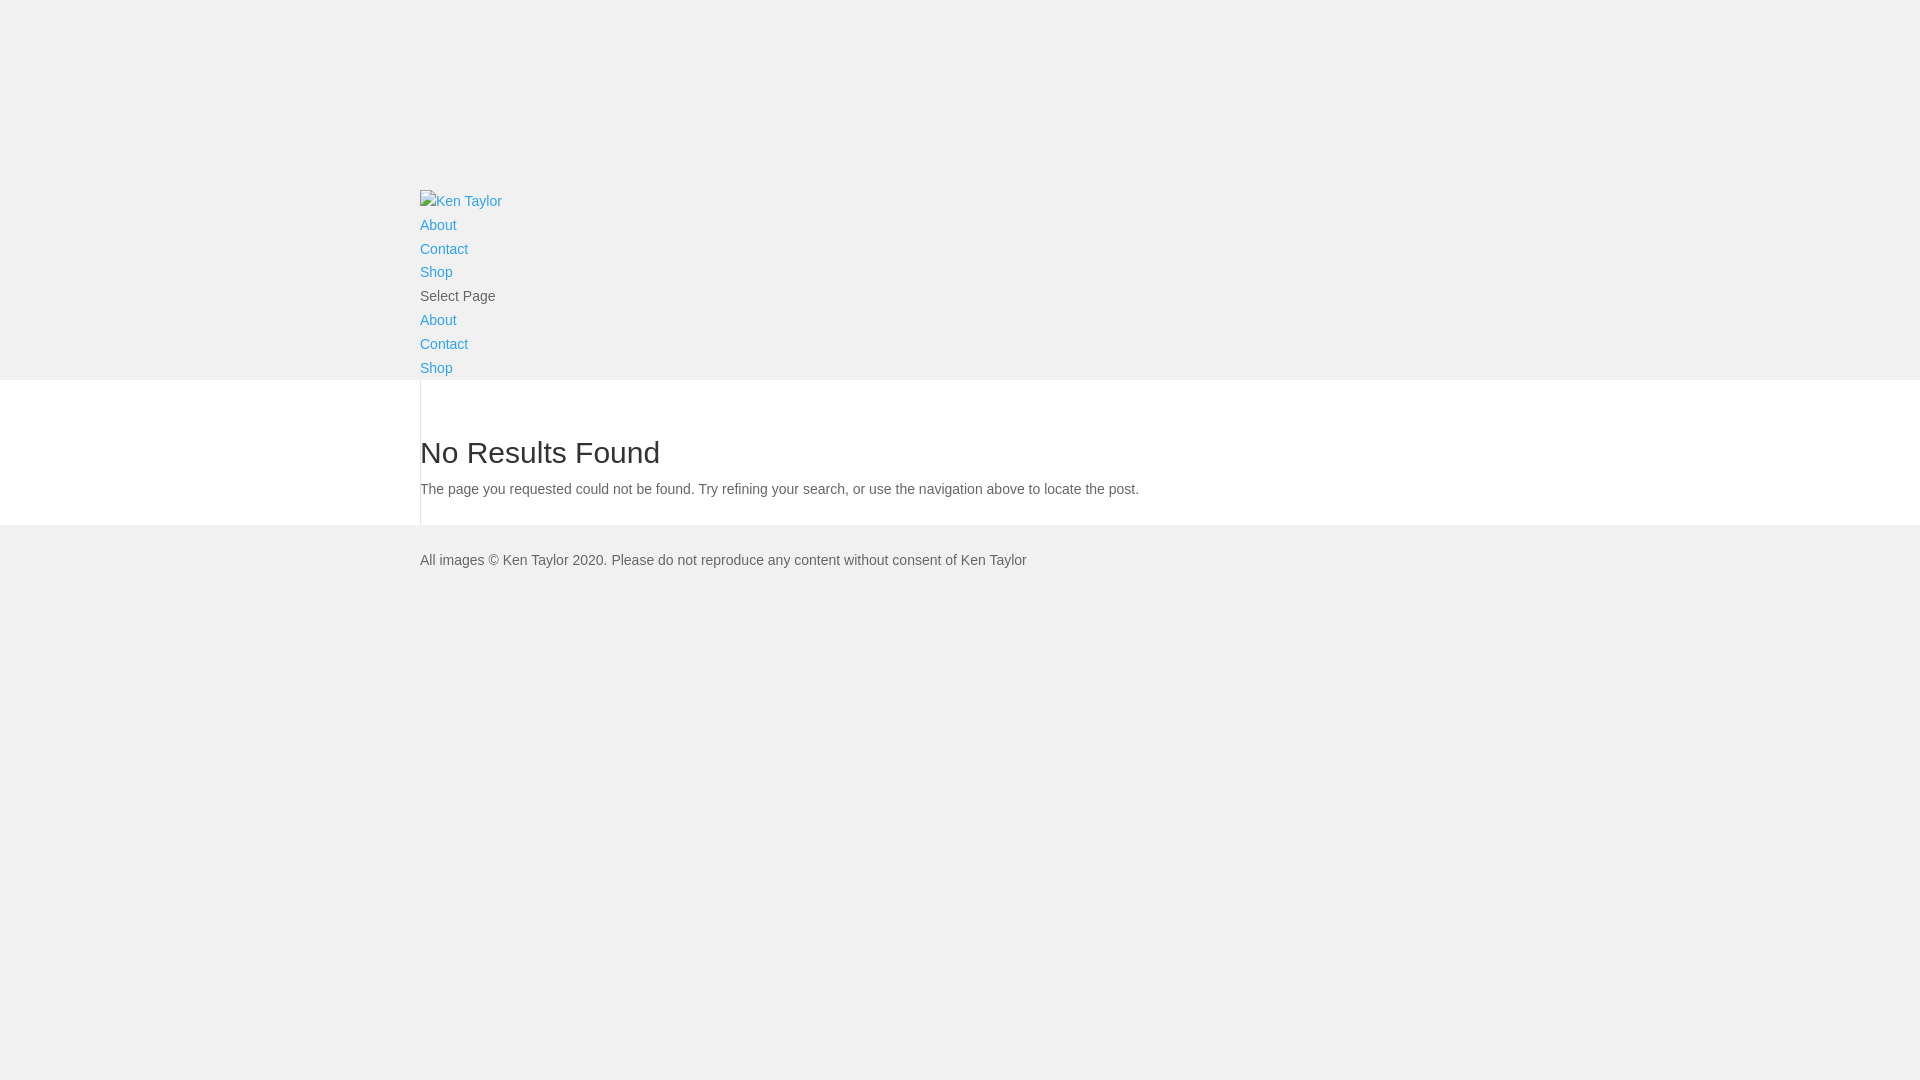 The width and height of the screenshot is (1920, 1080). What do you see at coordinates (435, 272) in the screenshot?
I see `'Shop'` at bounding box center [435, 272].